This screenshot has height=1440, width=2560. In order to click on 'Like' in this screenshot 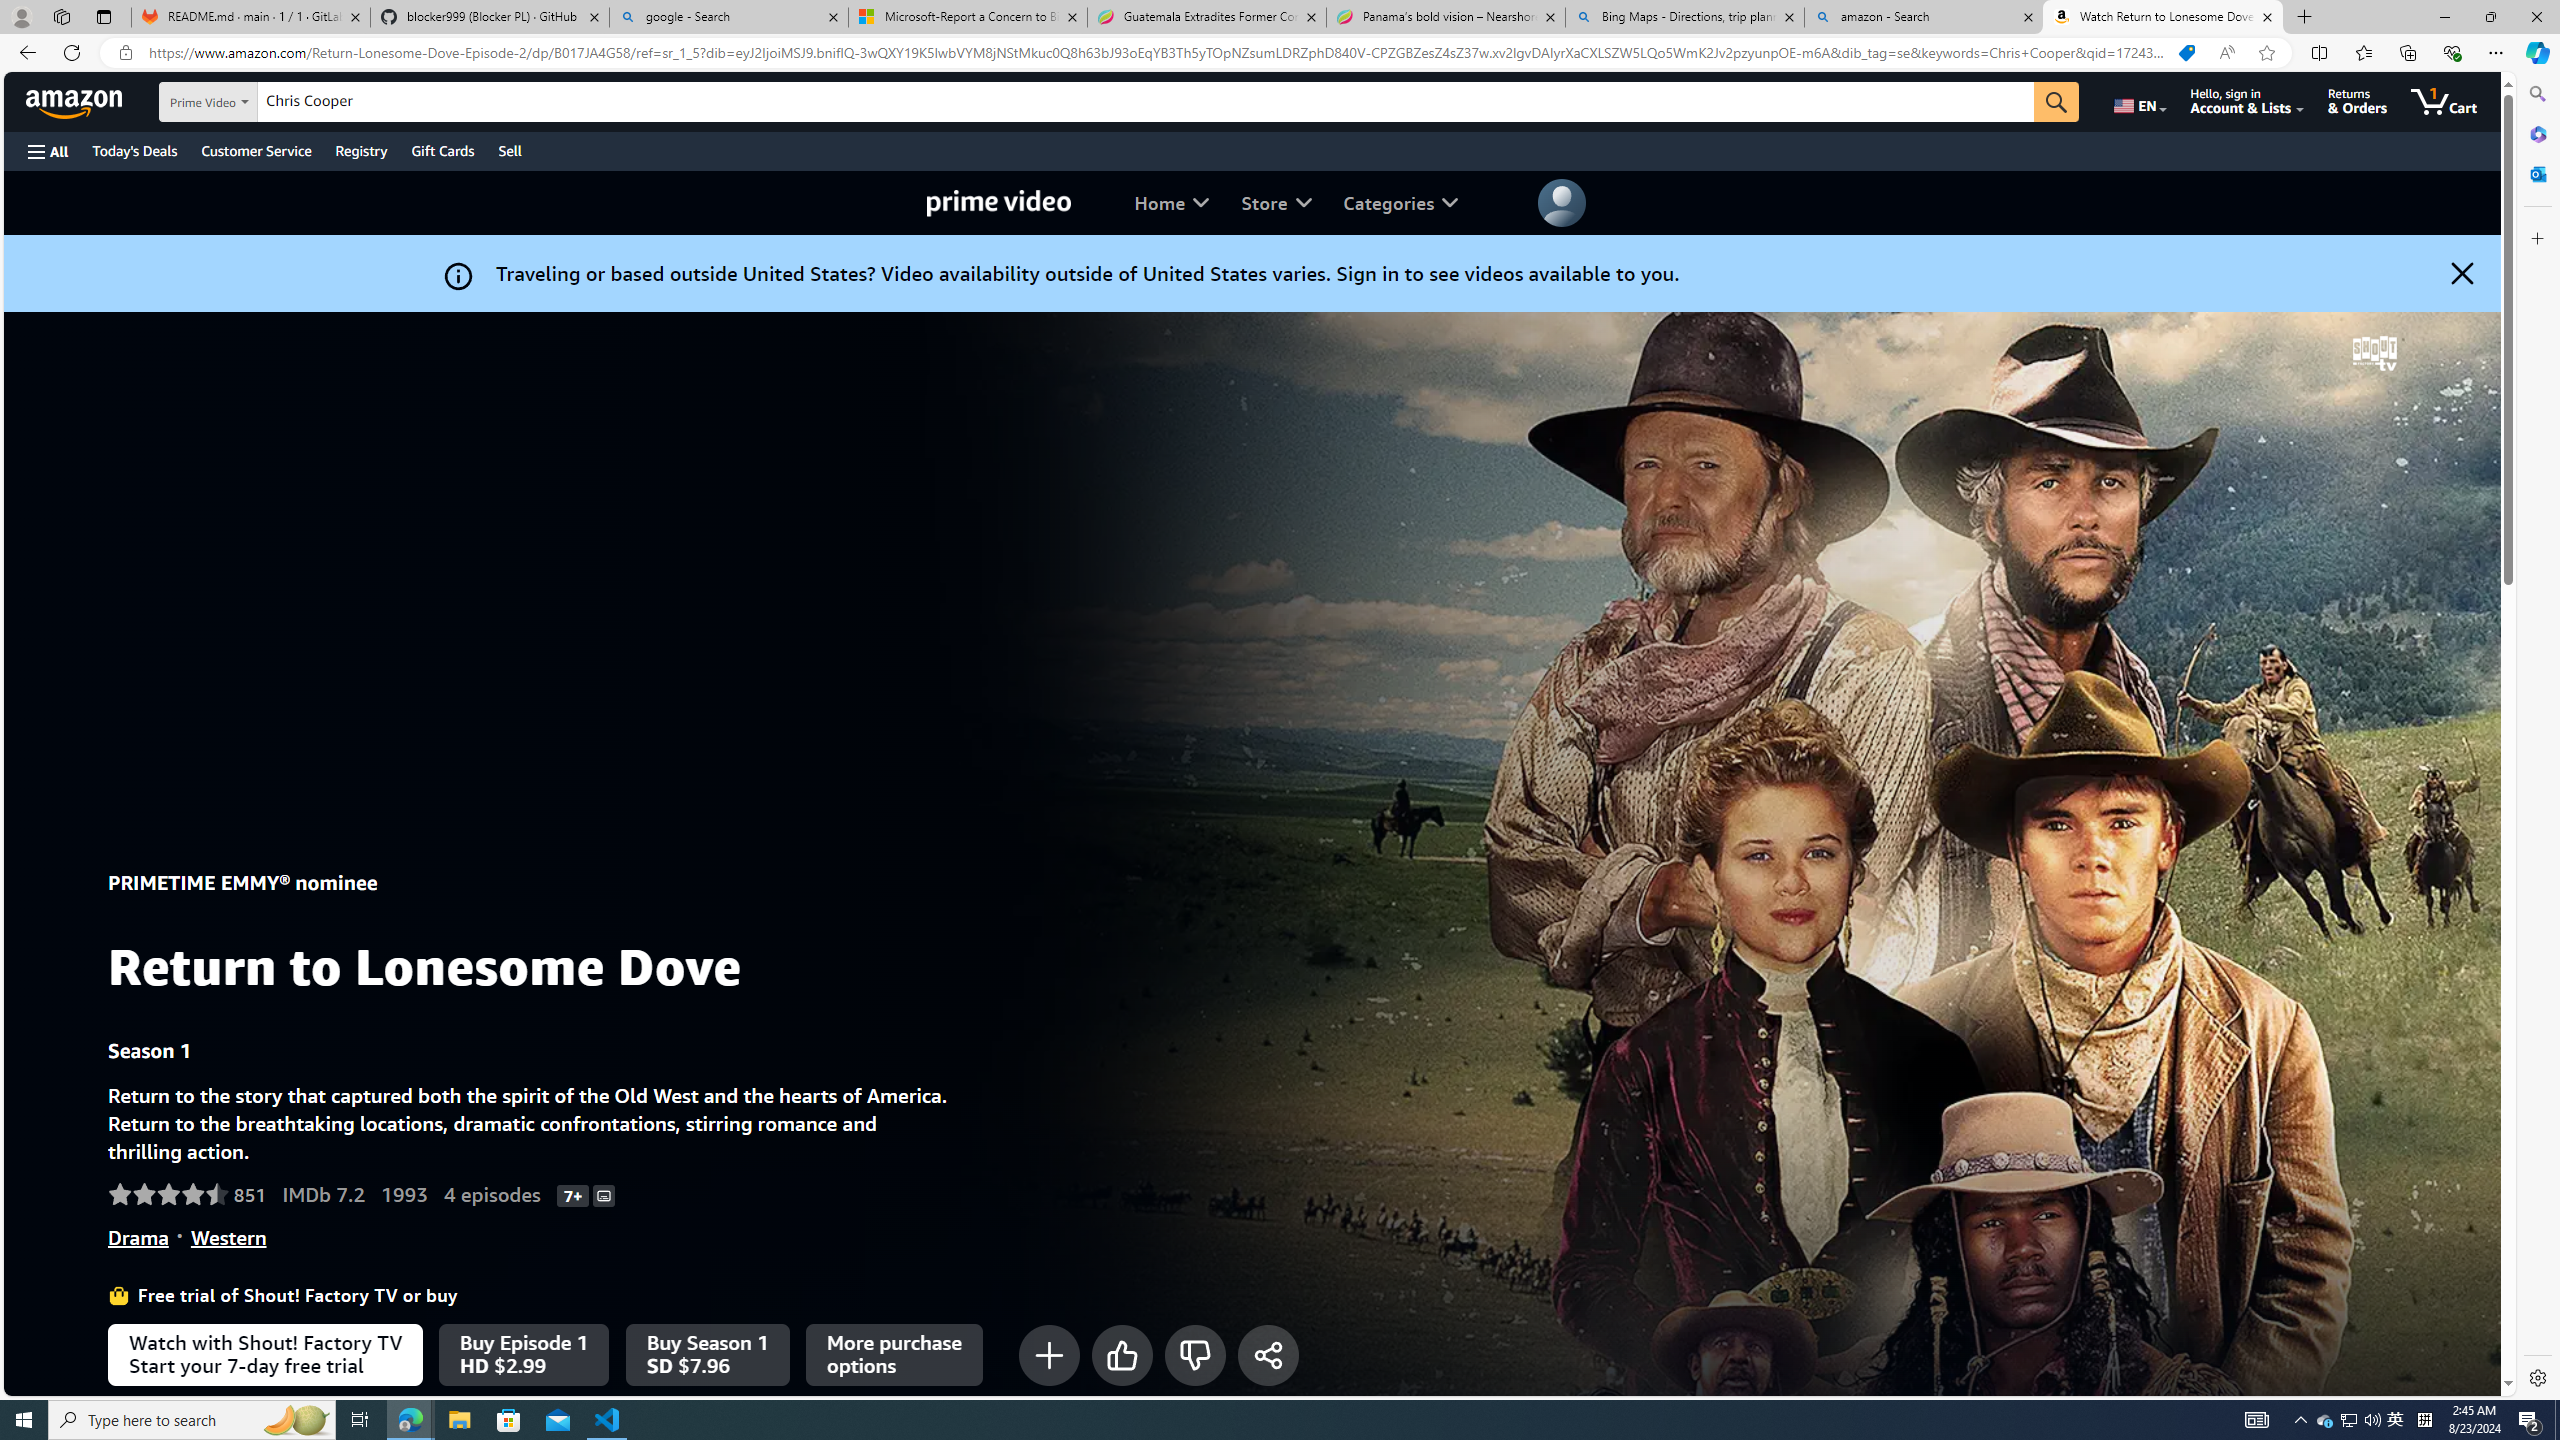, I will do `click(1121, 1353)`.